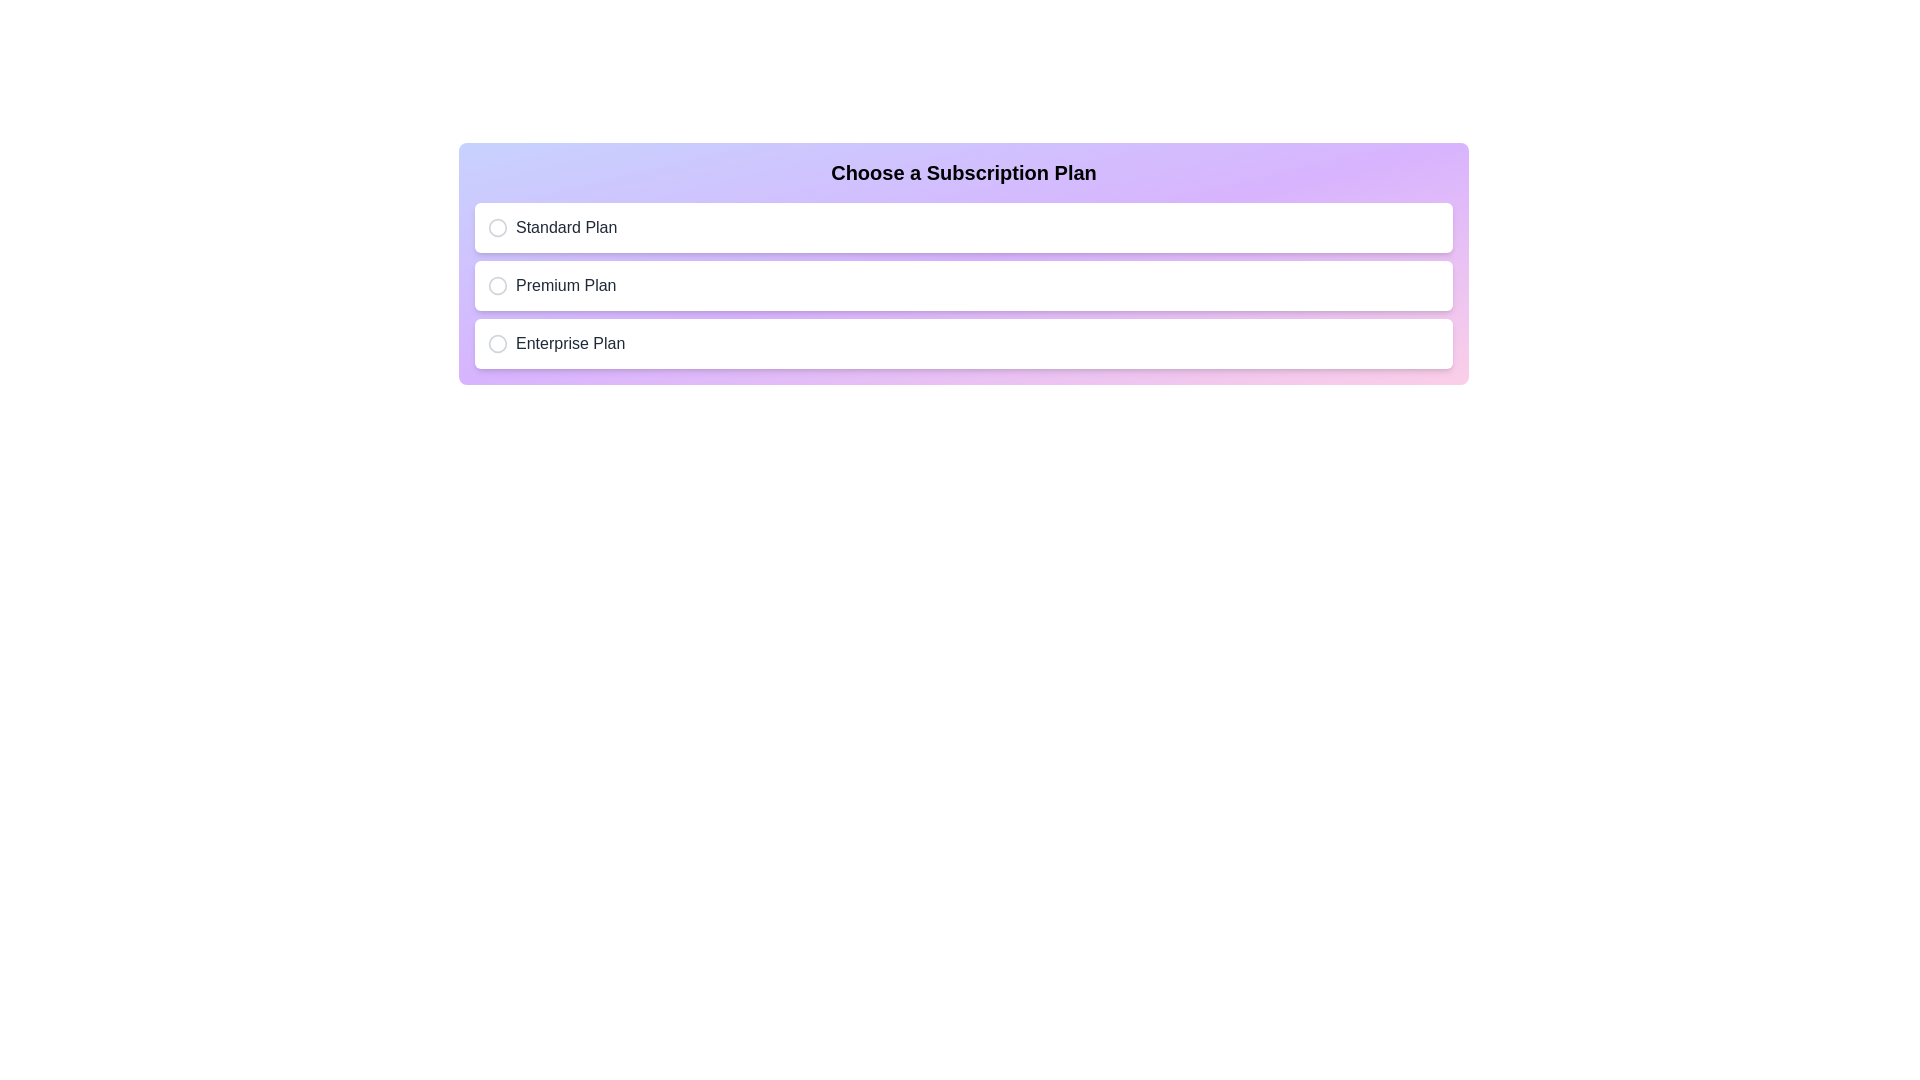 The width and height of the screenshot is (1920, 1080). What do you see at coordinates (498, 226) in the screenshot?
I see `the circular radio button indicator next to the 'Standard Plan' option` at bounding box center [498, 226].